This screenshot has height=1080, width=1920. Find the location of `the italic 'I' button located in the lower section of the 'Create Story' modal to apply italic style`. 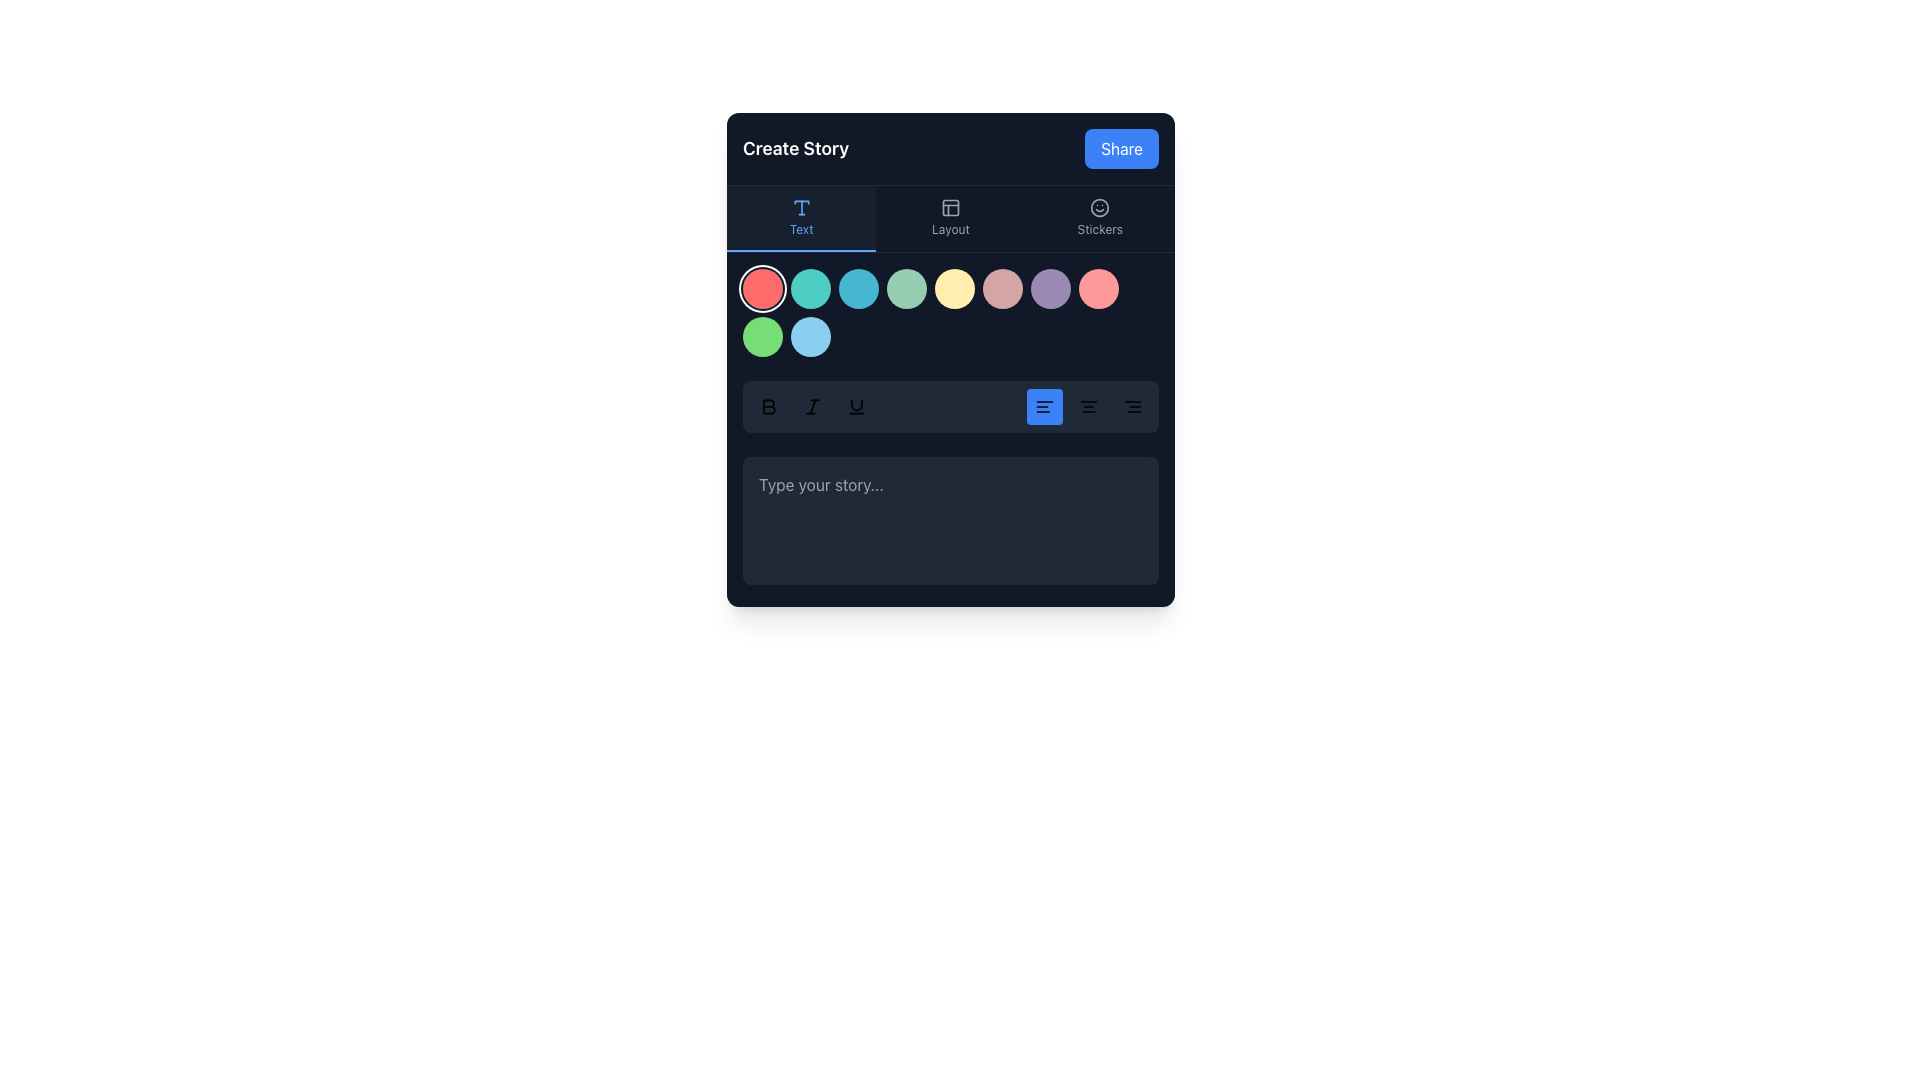

the italic 'I' button located in the lower section of the 'Create Story' modal to apply italic style is located at coordinates (812, 406).